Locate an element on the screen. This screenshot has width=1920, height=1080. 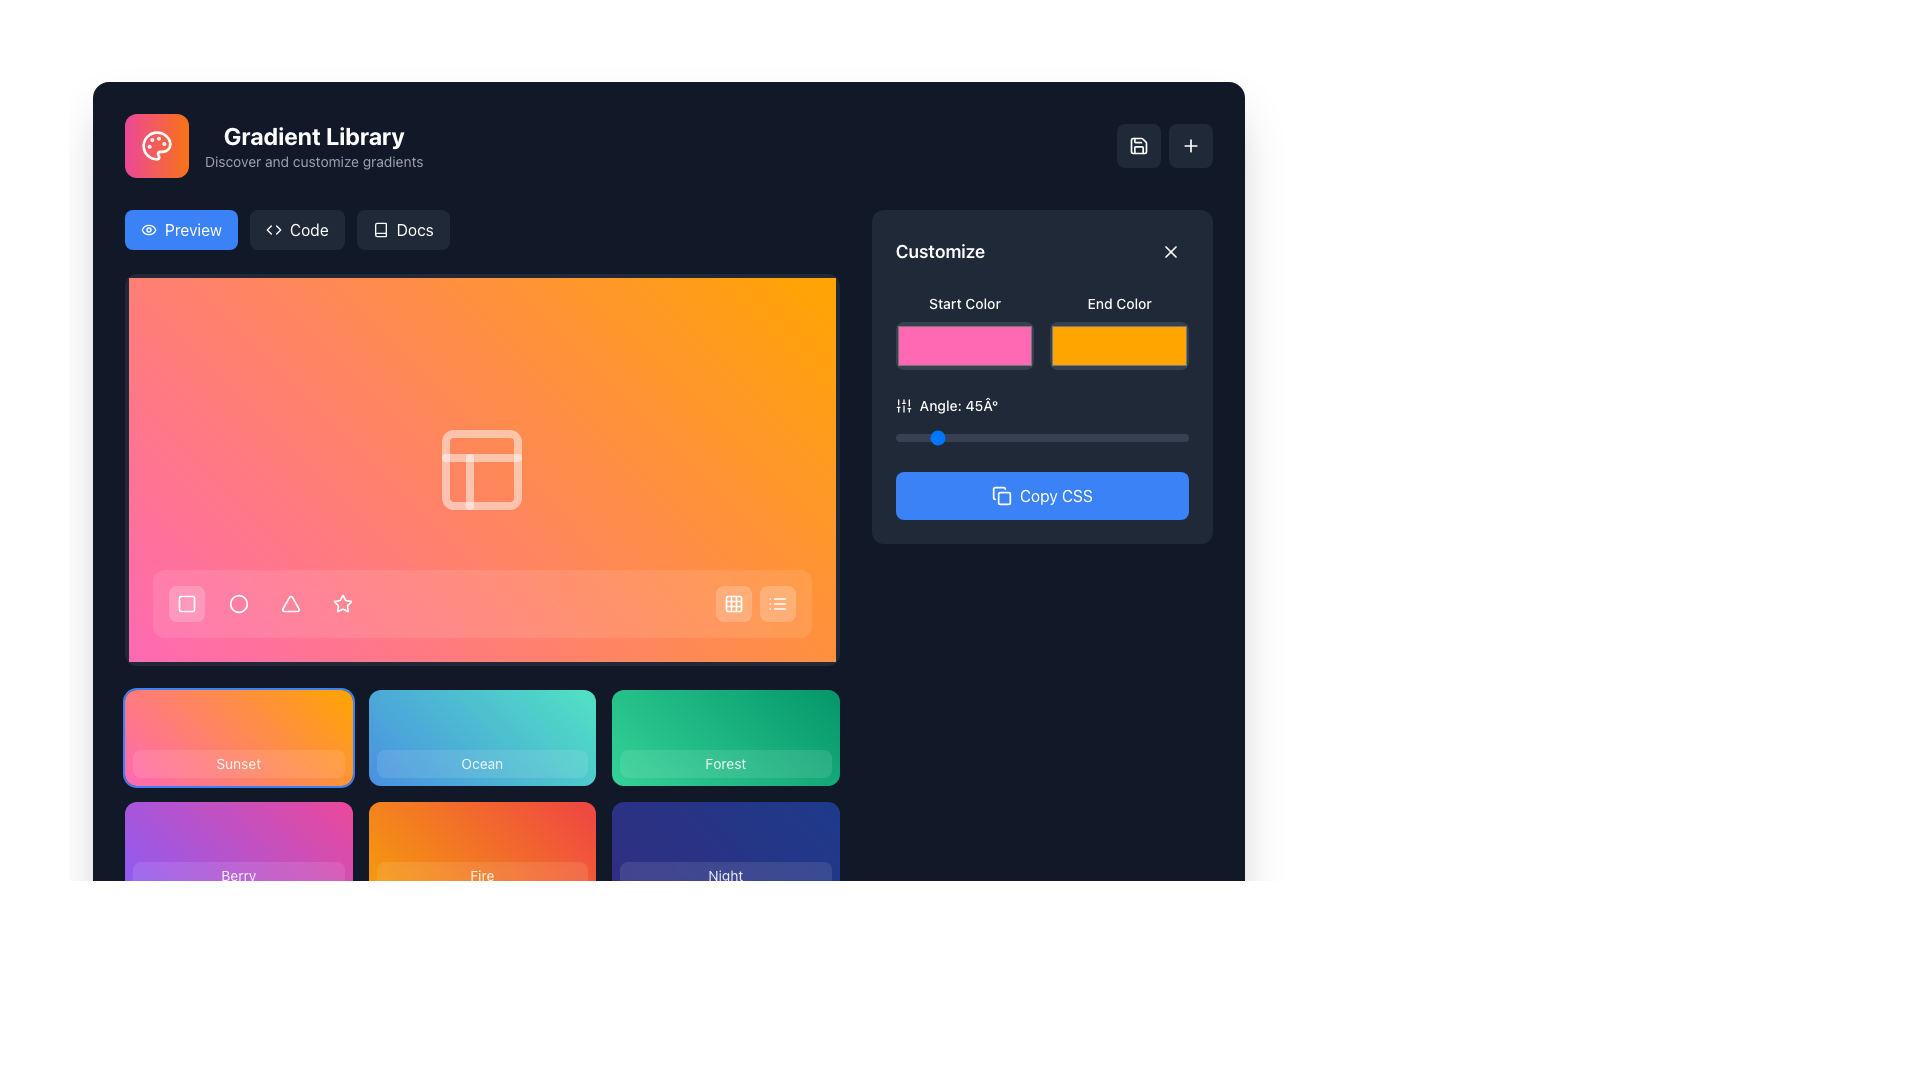
the slider in the 'Customize' panel is located at coordinates (1041, 406).